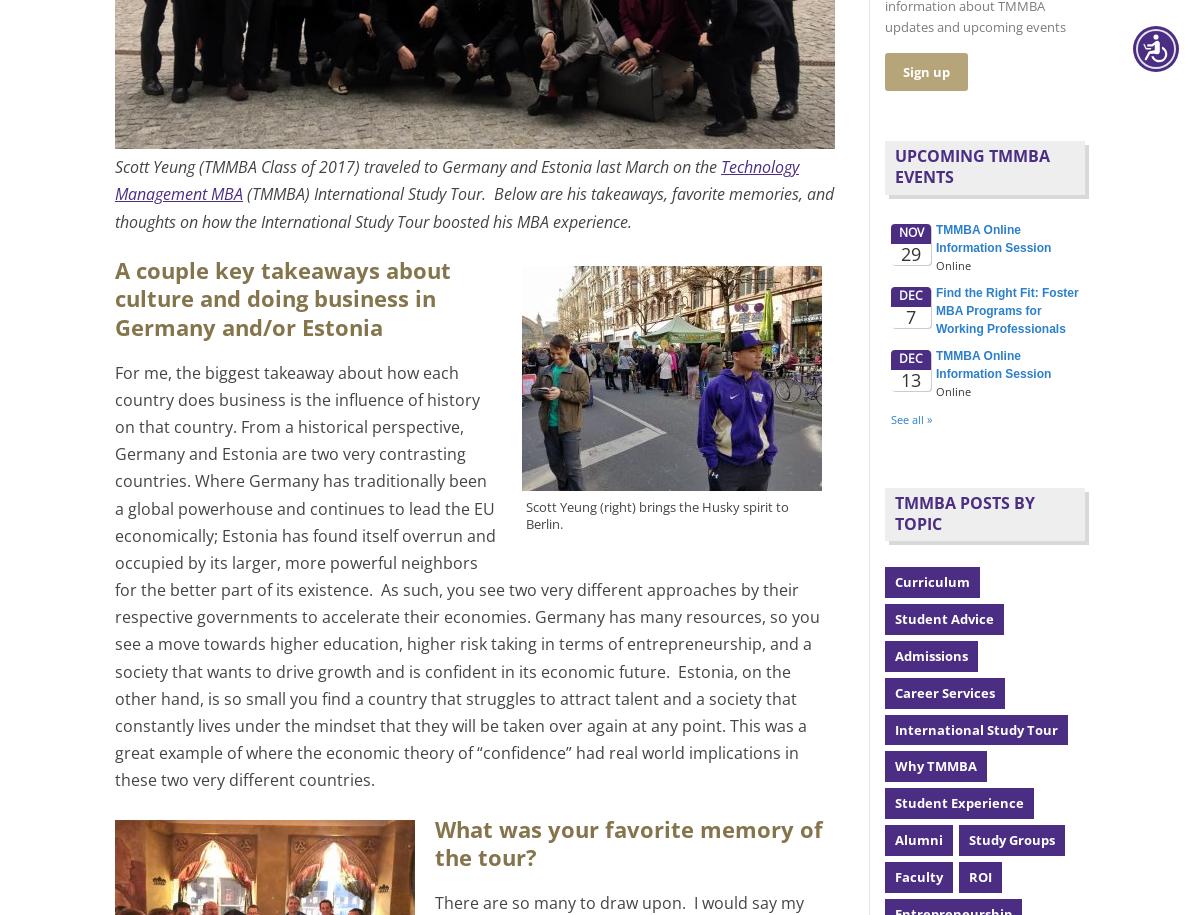 Image resolution: width=1200 pixels, height=915 pixels. I want to click on 'Student Advice', so click(944, 618).